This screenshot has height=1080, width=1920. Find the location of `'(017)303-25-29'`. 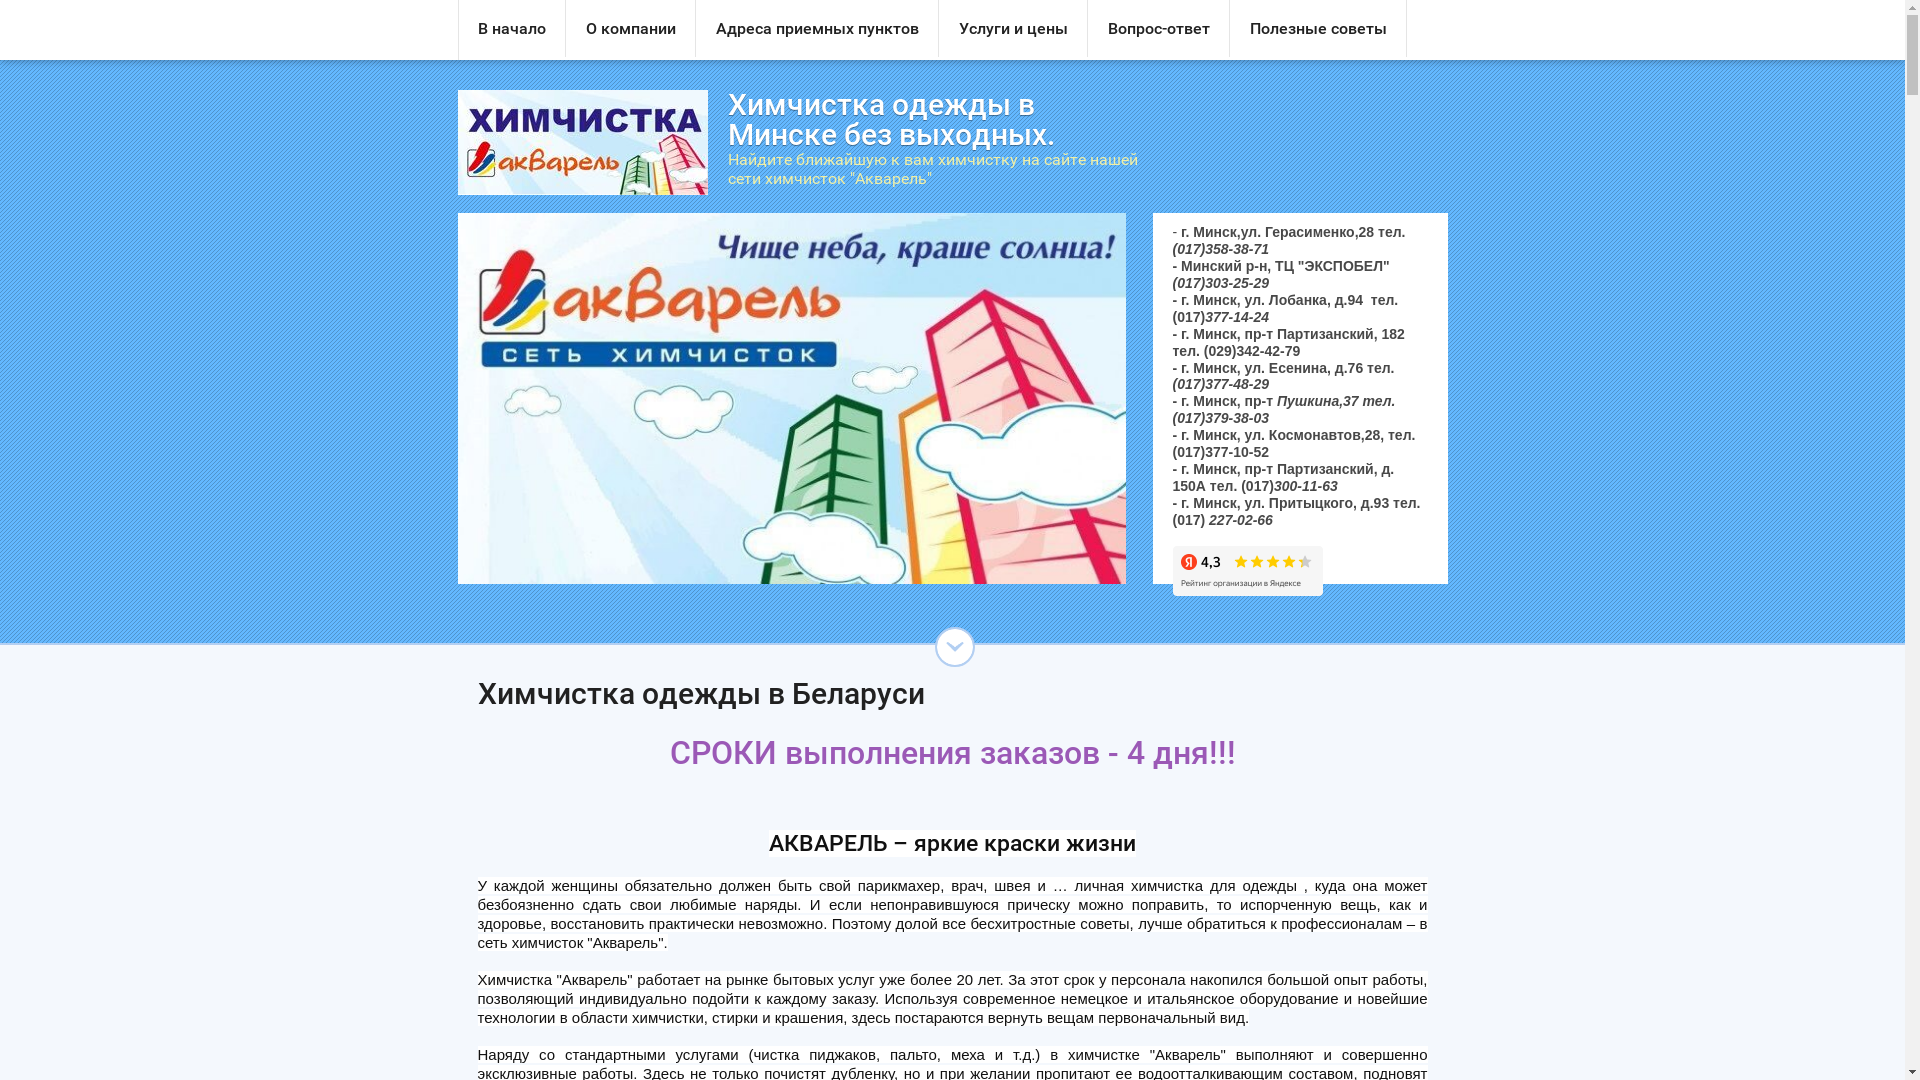

'(017)303-25-29' is located at coordinates (1219, 282).